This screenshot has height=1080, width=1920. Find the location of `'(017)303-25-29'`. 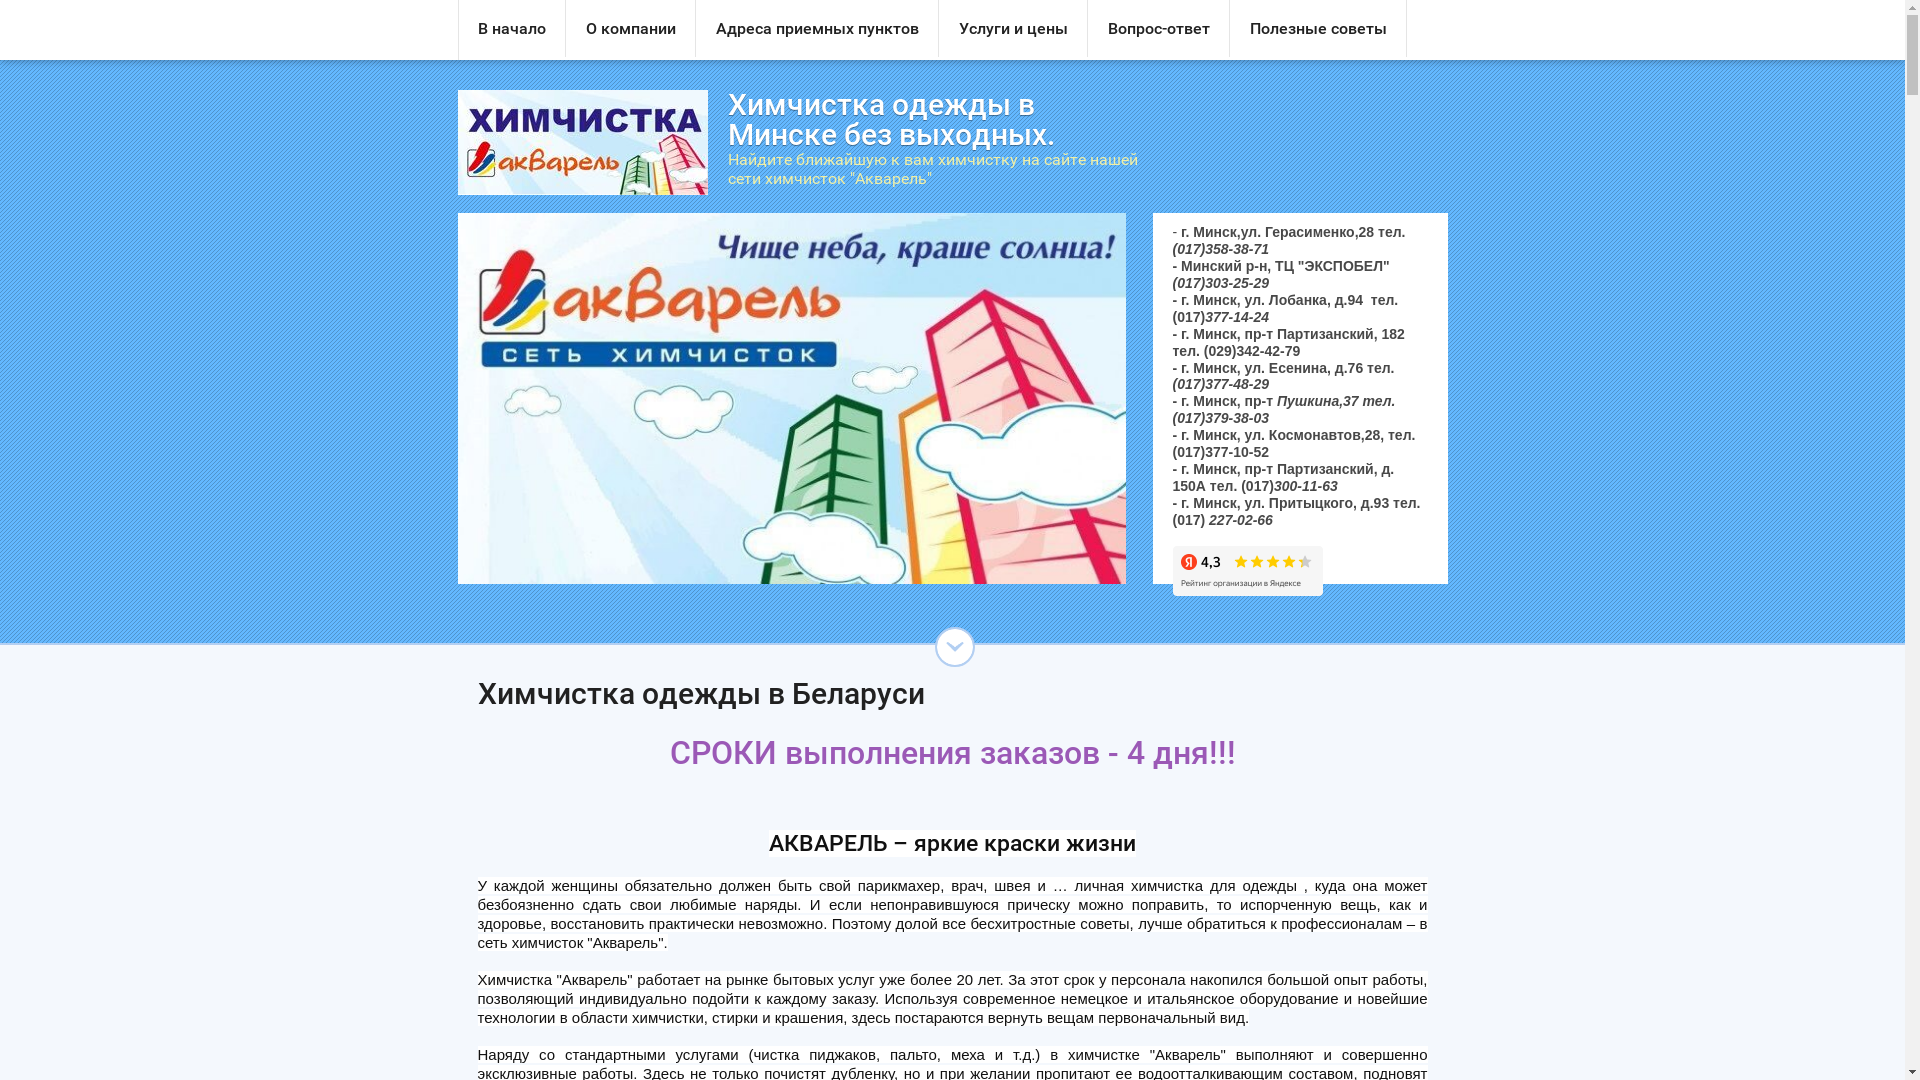

'(017)303-25-29' is located at coordinates (1219, 282).